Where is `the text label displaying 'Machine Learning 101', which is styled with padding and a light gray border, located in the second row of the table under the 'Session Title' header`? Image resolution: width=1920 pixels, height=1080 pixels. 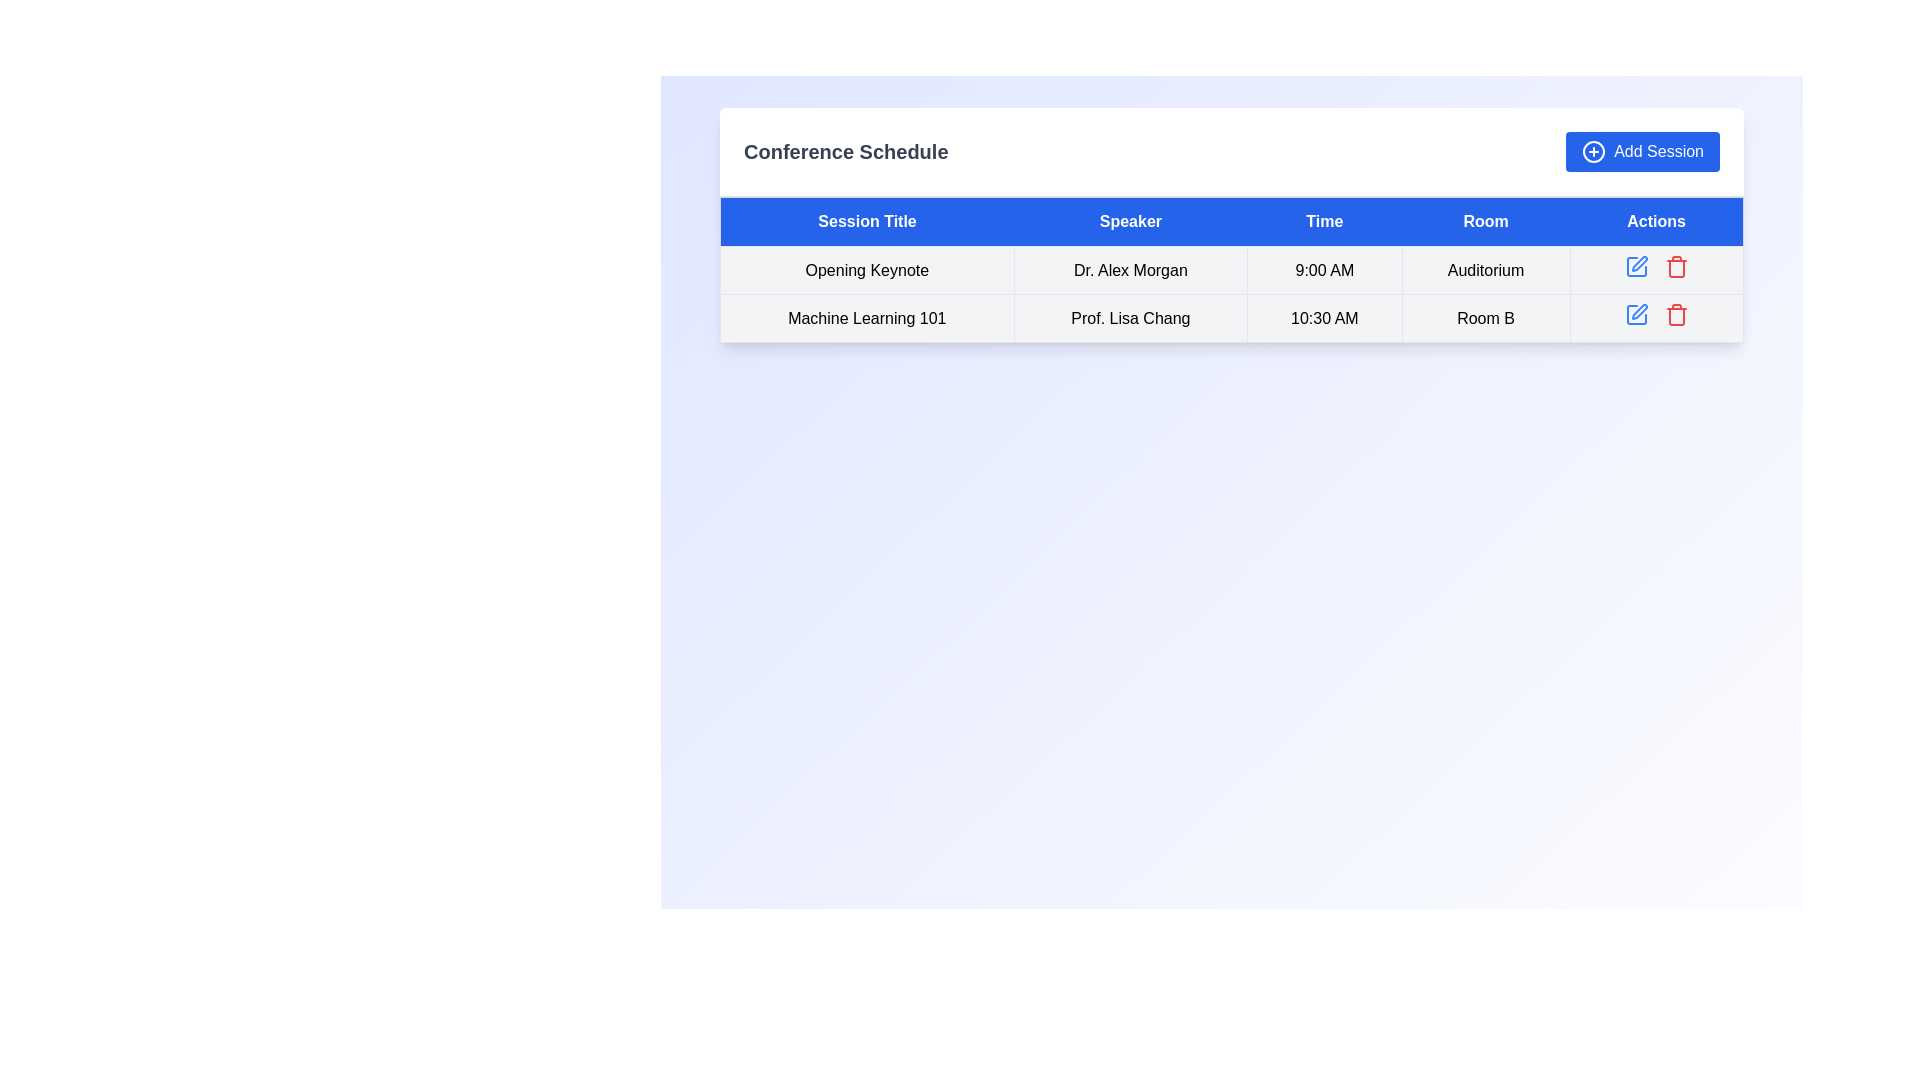
the text label displaying 'Machine Learning 101', which is styled with padding and a light gray border, located in the second row of the table under the 'Session Title' header is located at coordinates (867, 317).